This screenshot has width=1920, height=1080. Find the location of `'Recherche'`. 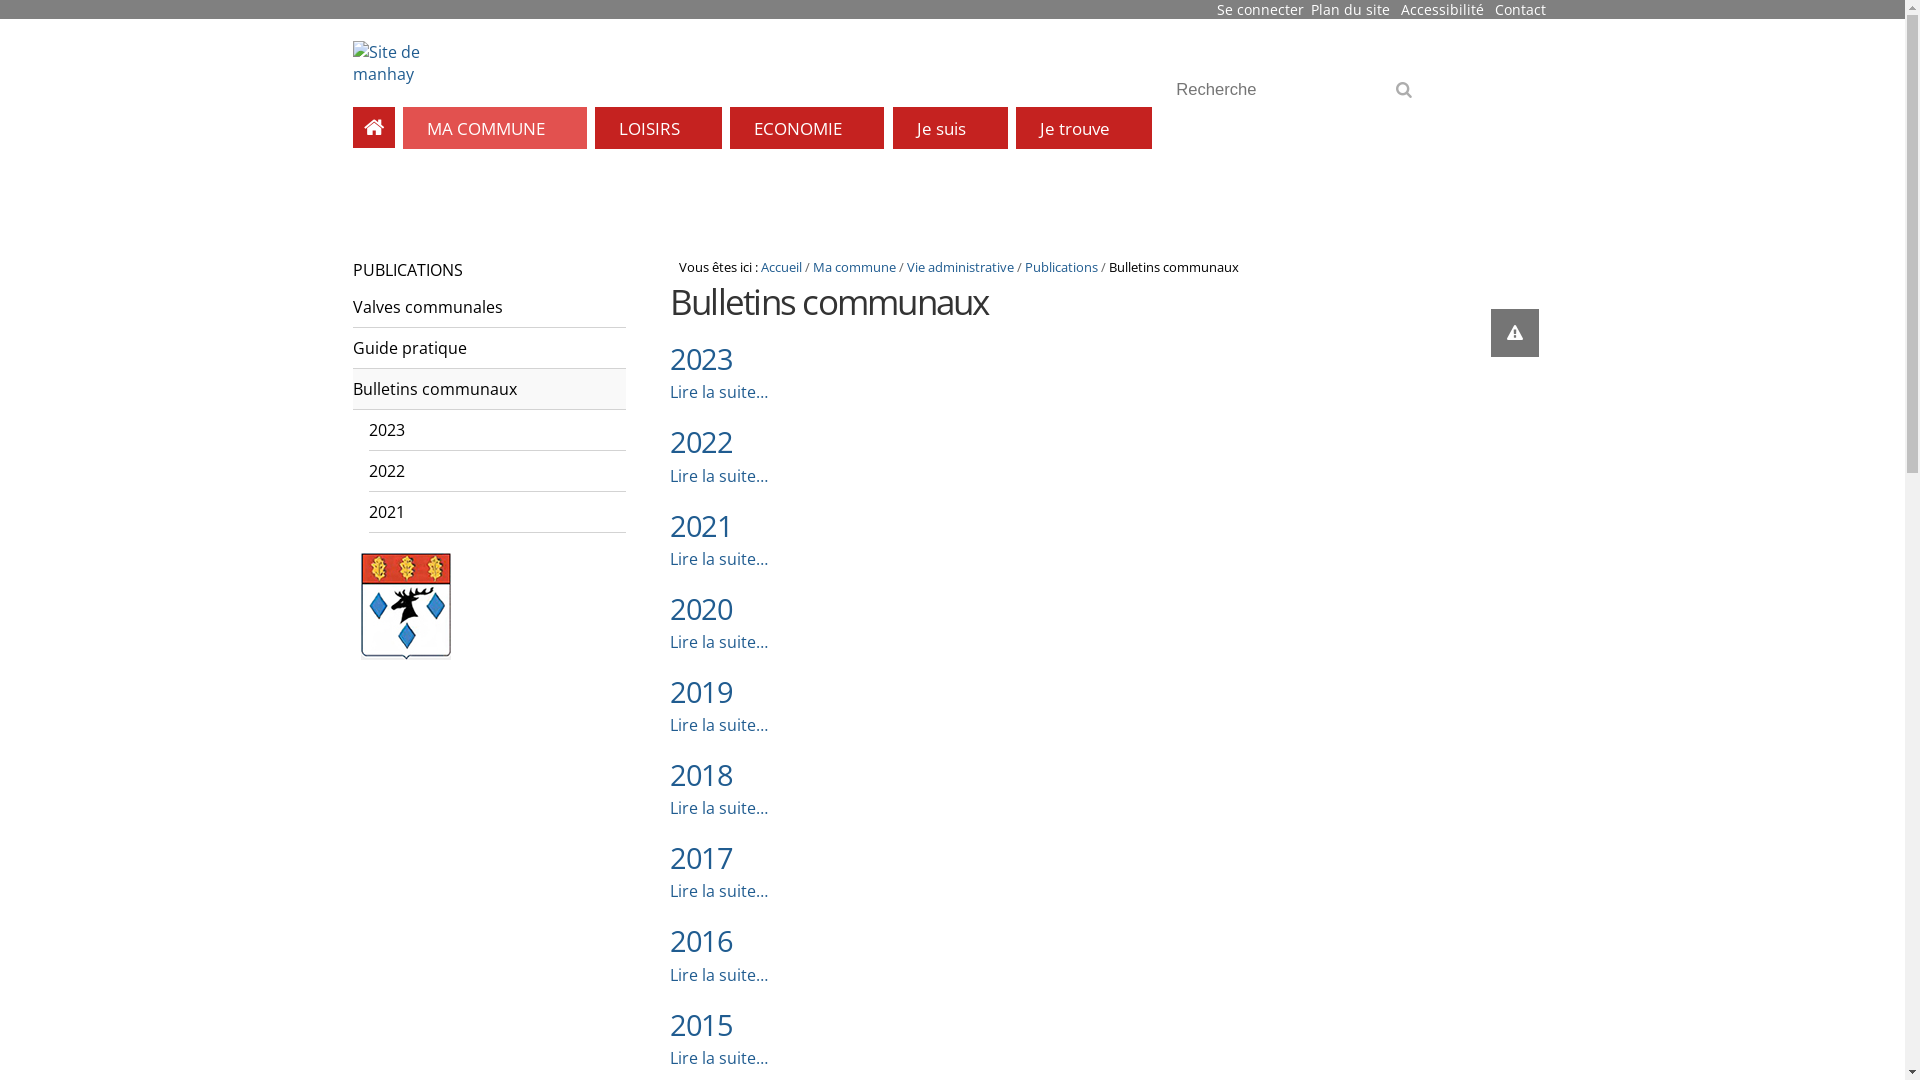

'Recherche' is located at coordinates (1300, 88).